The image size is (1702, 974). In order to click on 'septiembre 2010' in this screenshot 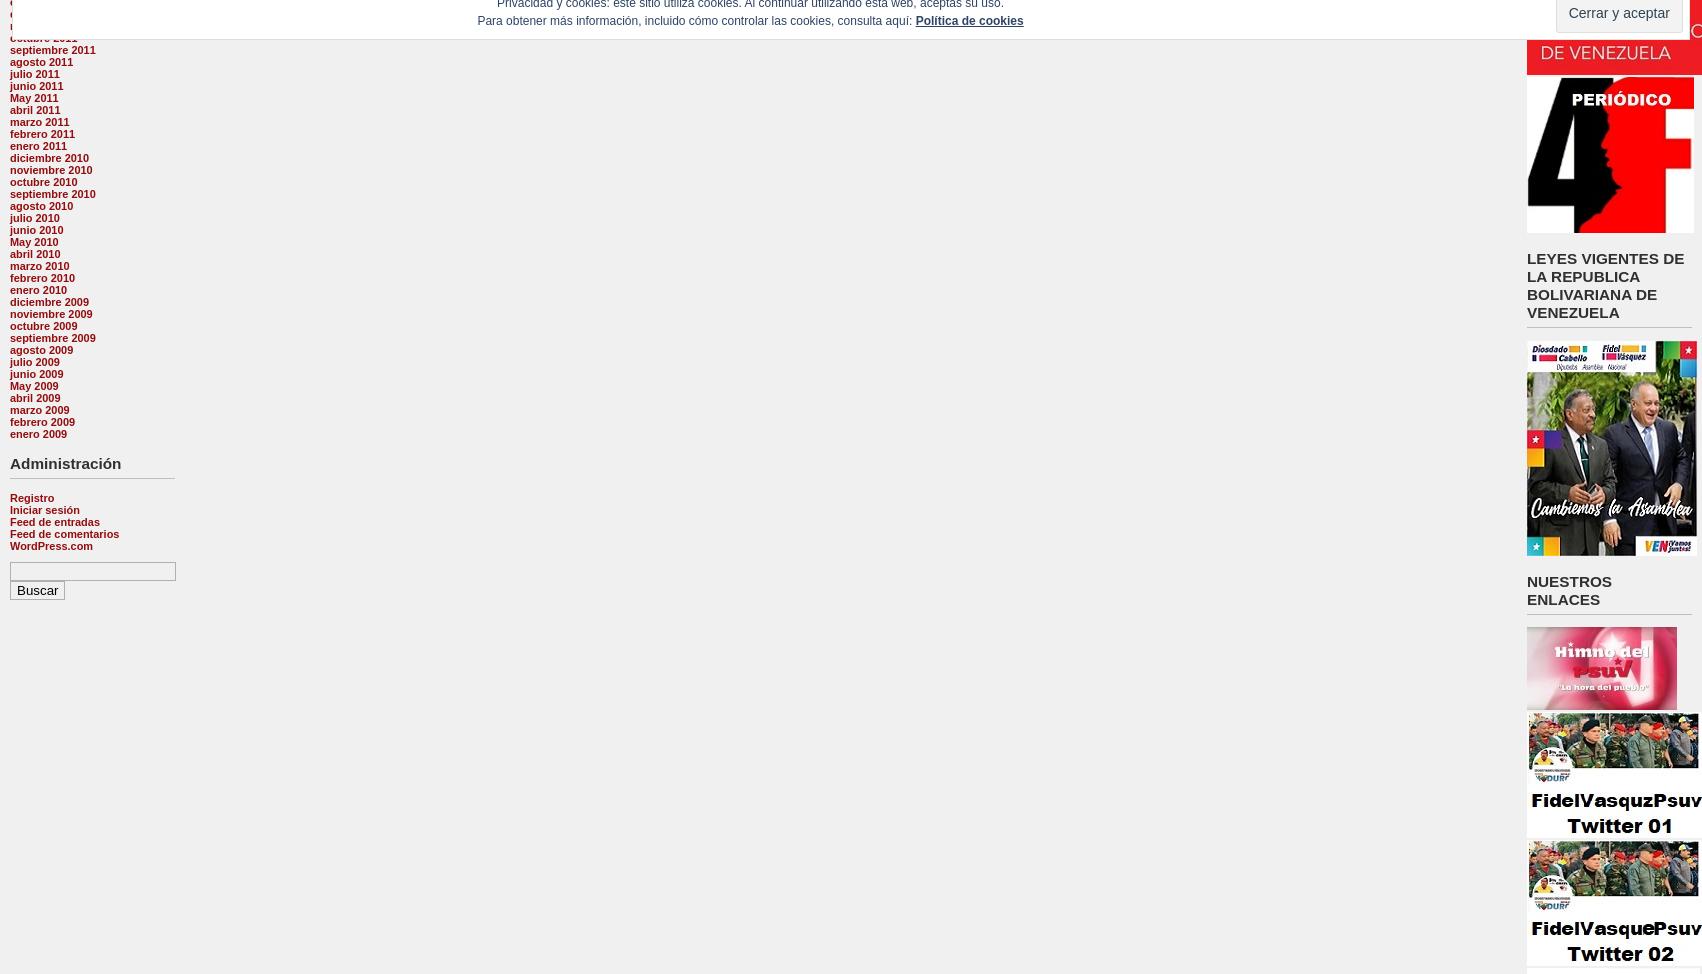, I will do `click(52, 194)`.